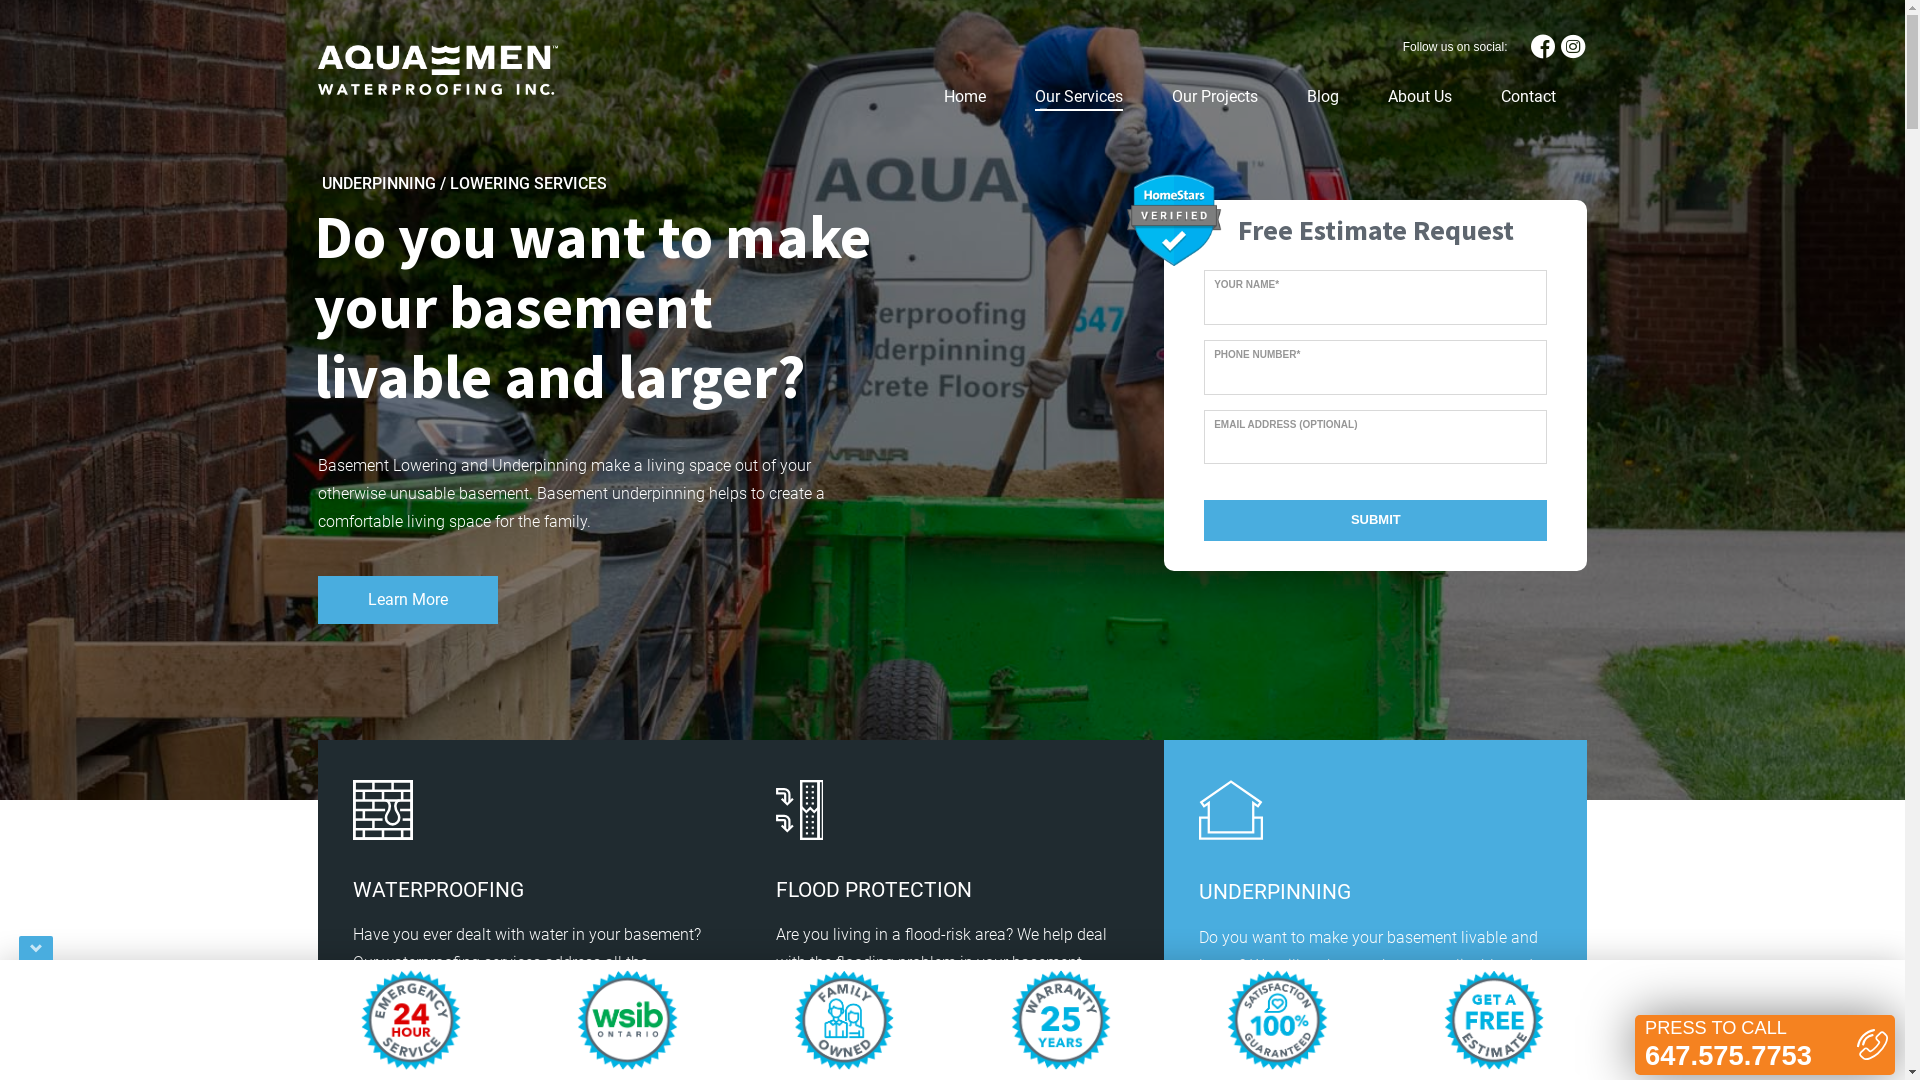 The height and width of the screenshot is (1080, 1920). Describe the element at coordinates (1174, 219) in the screenshot. I see `'homestars verified badge'` at that location.